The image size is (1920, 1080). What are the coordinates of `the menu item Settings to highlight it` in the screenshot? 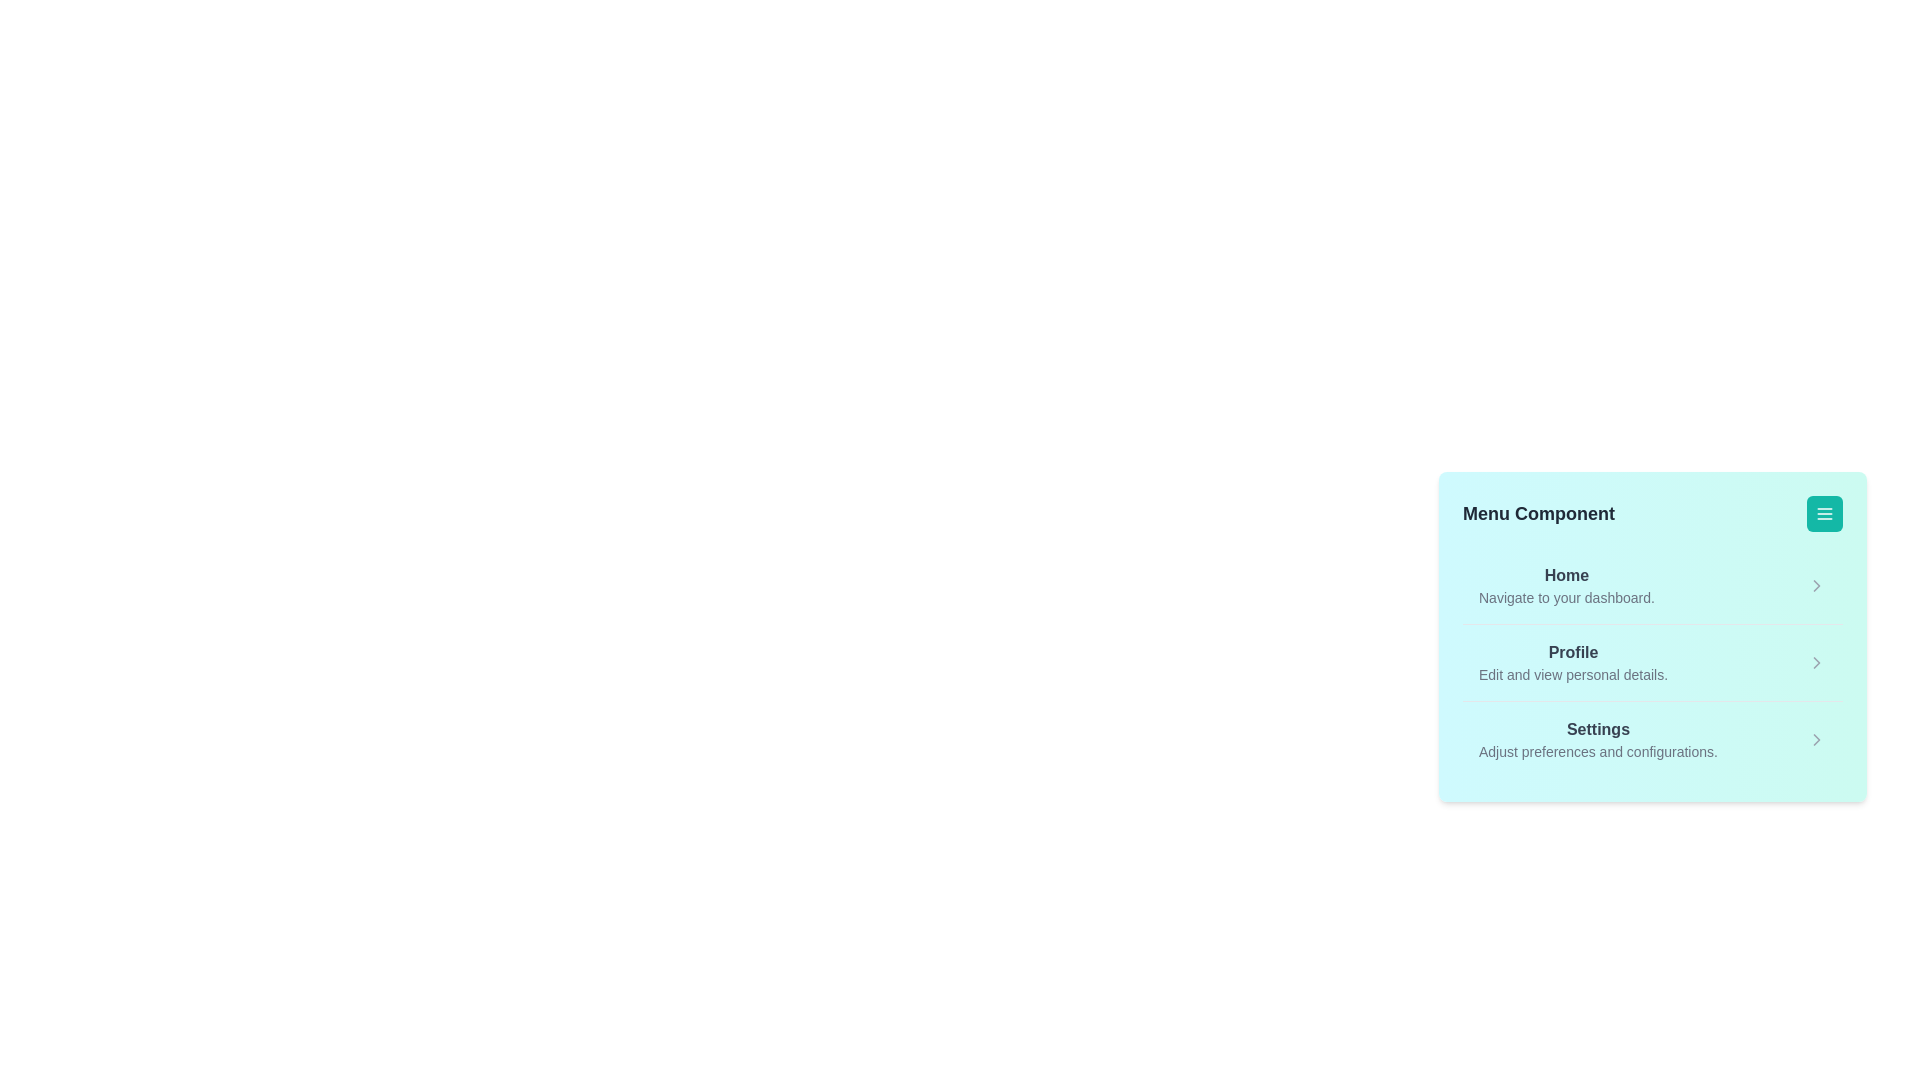 It's located at (1597, 740).